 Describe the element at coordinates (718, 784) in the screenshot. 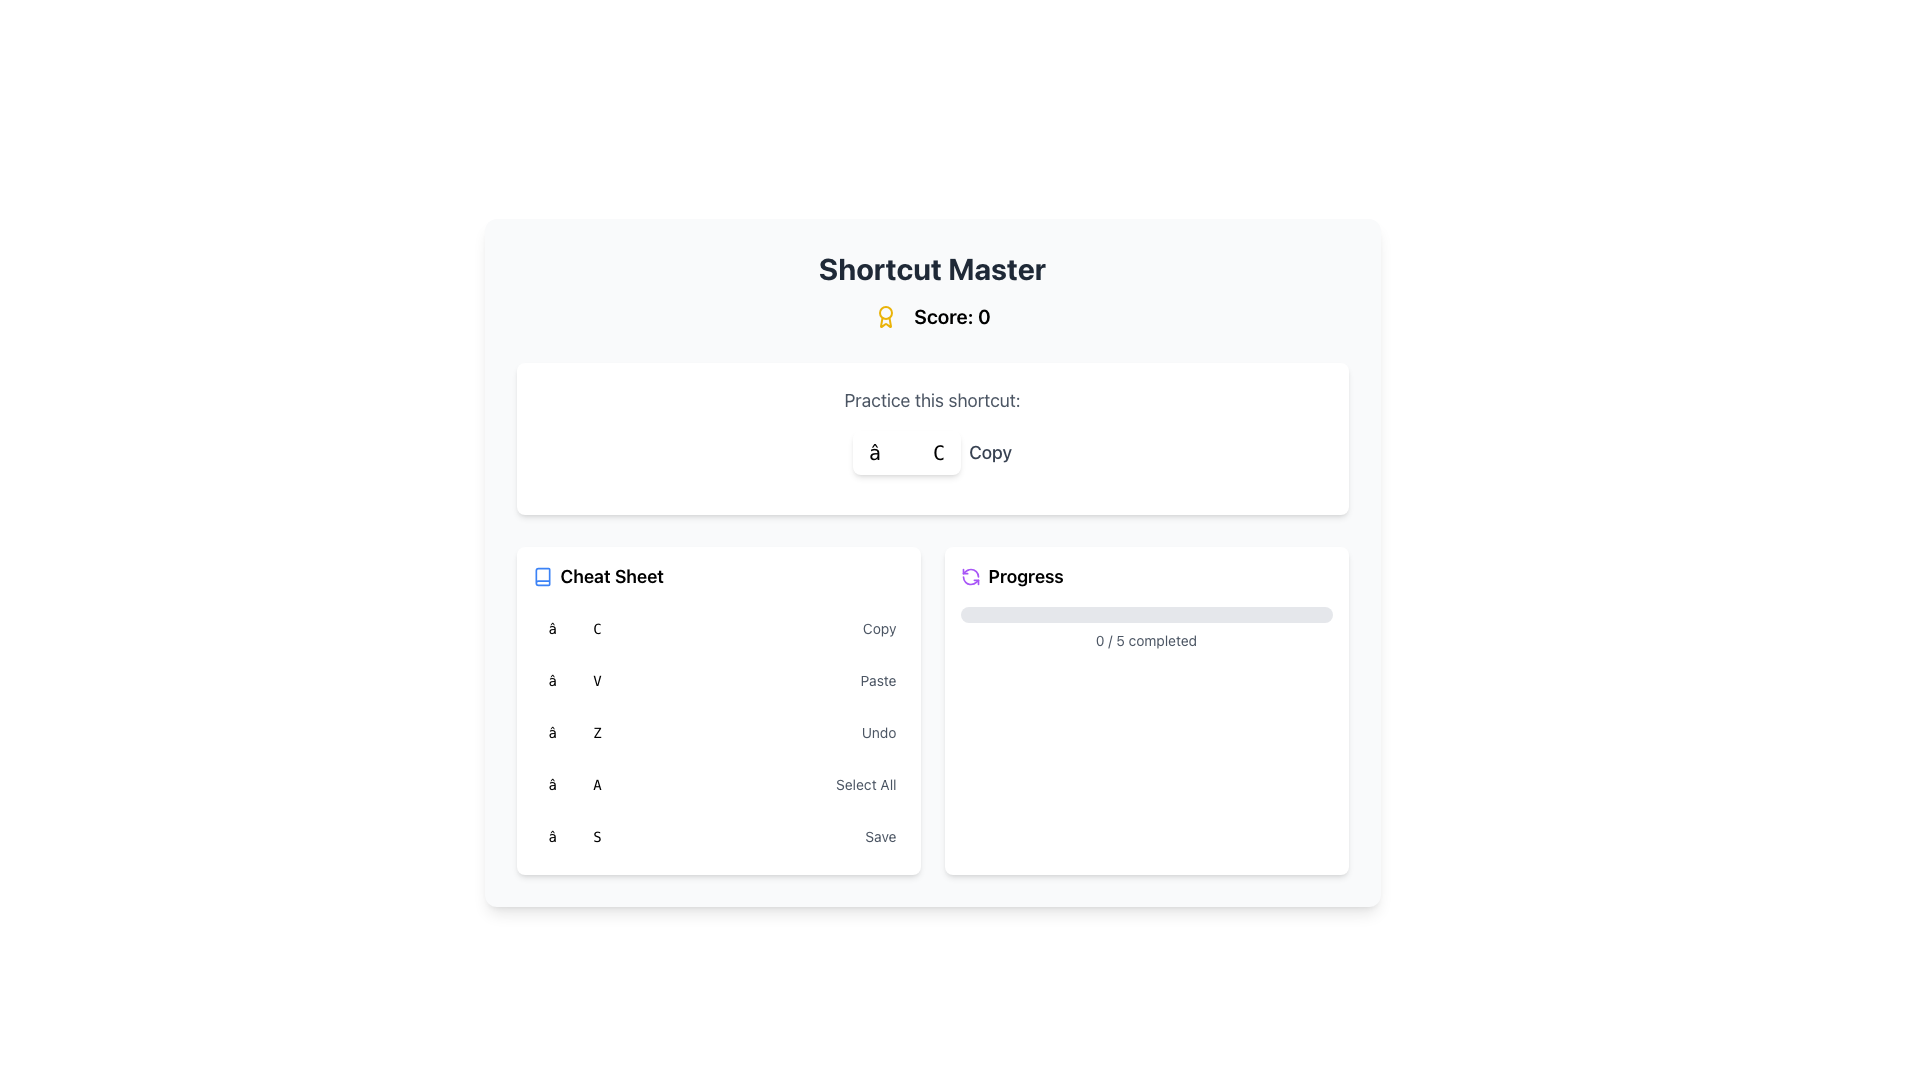

I see `the keyboard shortcut '⌘ A' and its description 'Select All', which is the fourth item in the vertical list under the 'Cheat Sheet' section` at that location.